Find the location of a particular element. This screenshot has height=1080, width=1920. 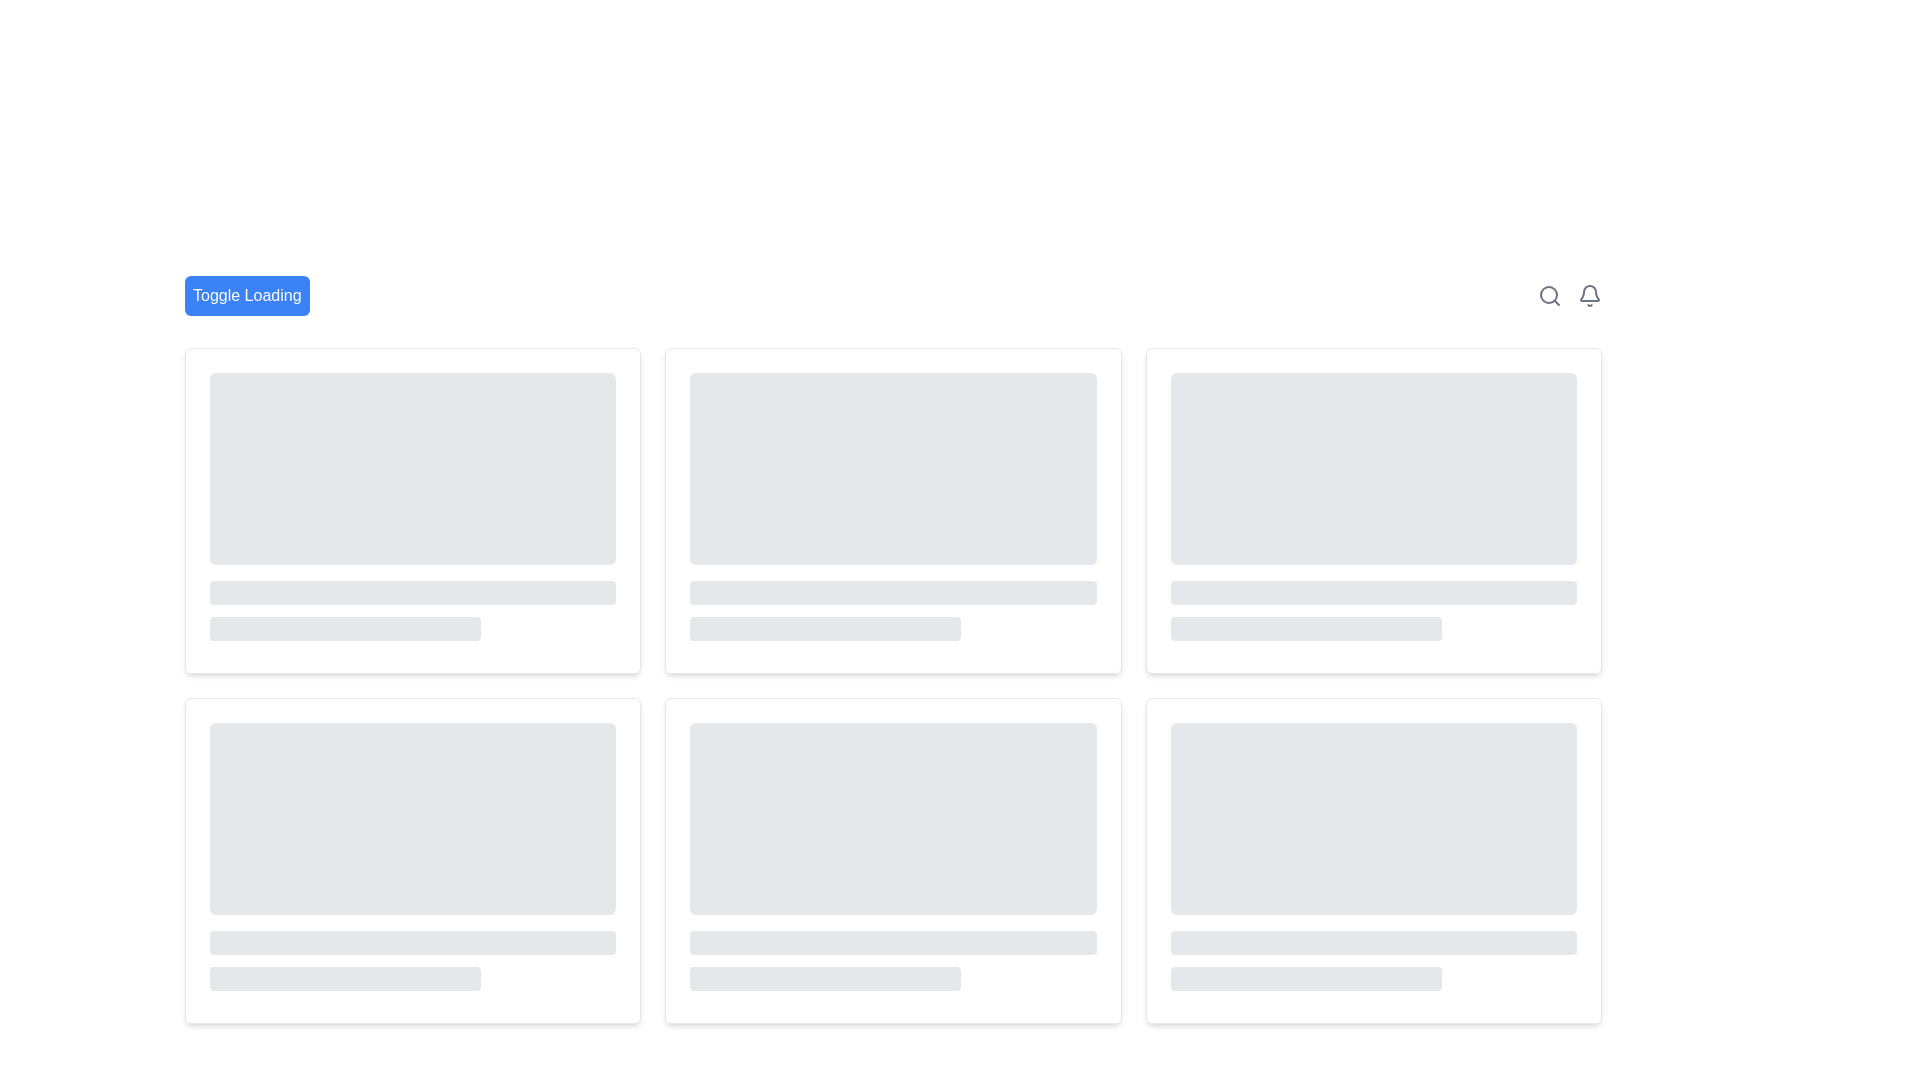

the notification icon located at the top-right corner of the interface, to the right of the 'Toggle Loading' text is located at coordinates (1568, 296).